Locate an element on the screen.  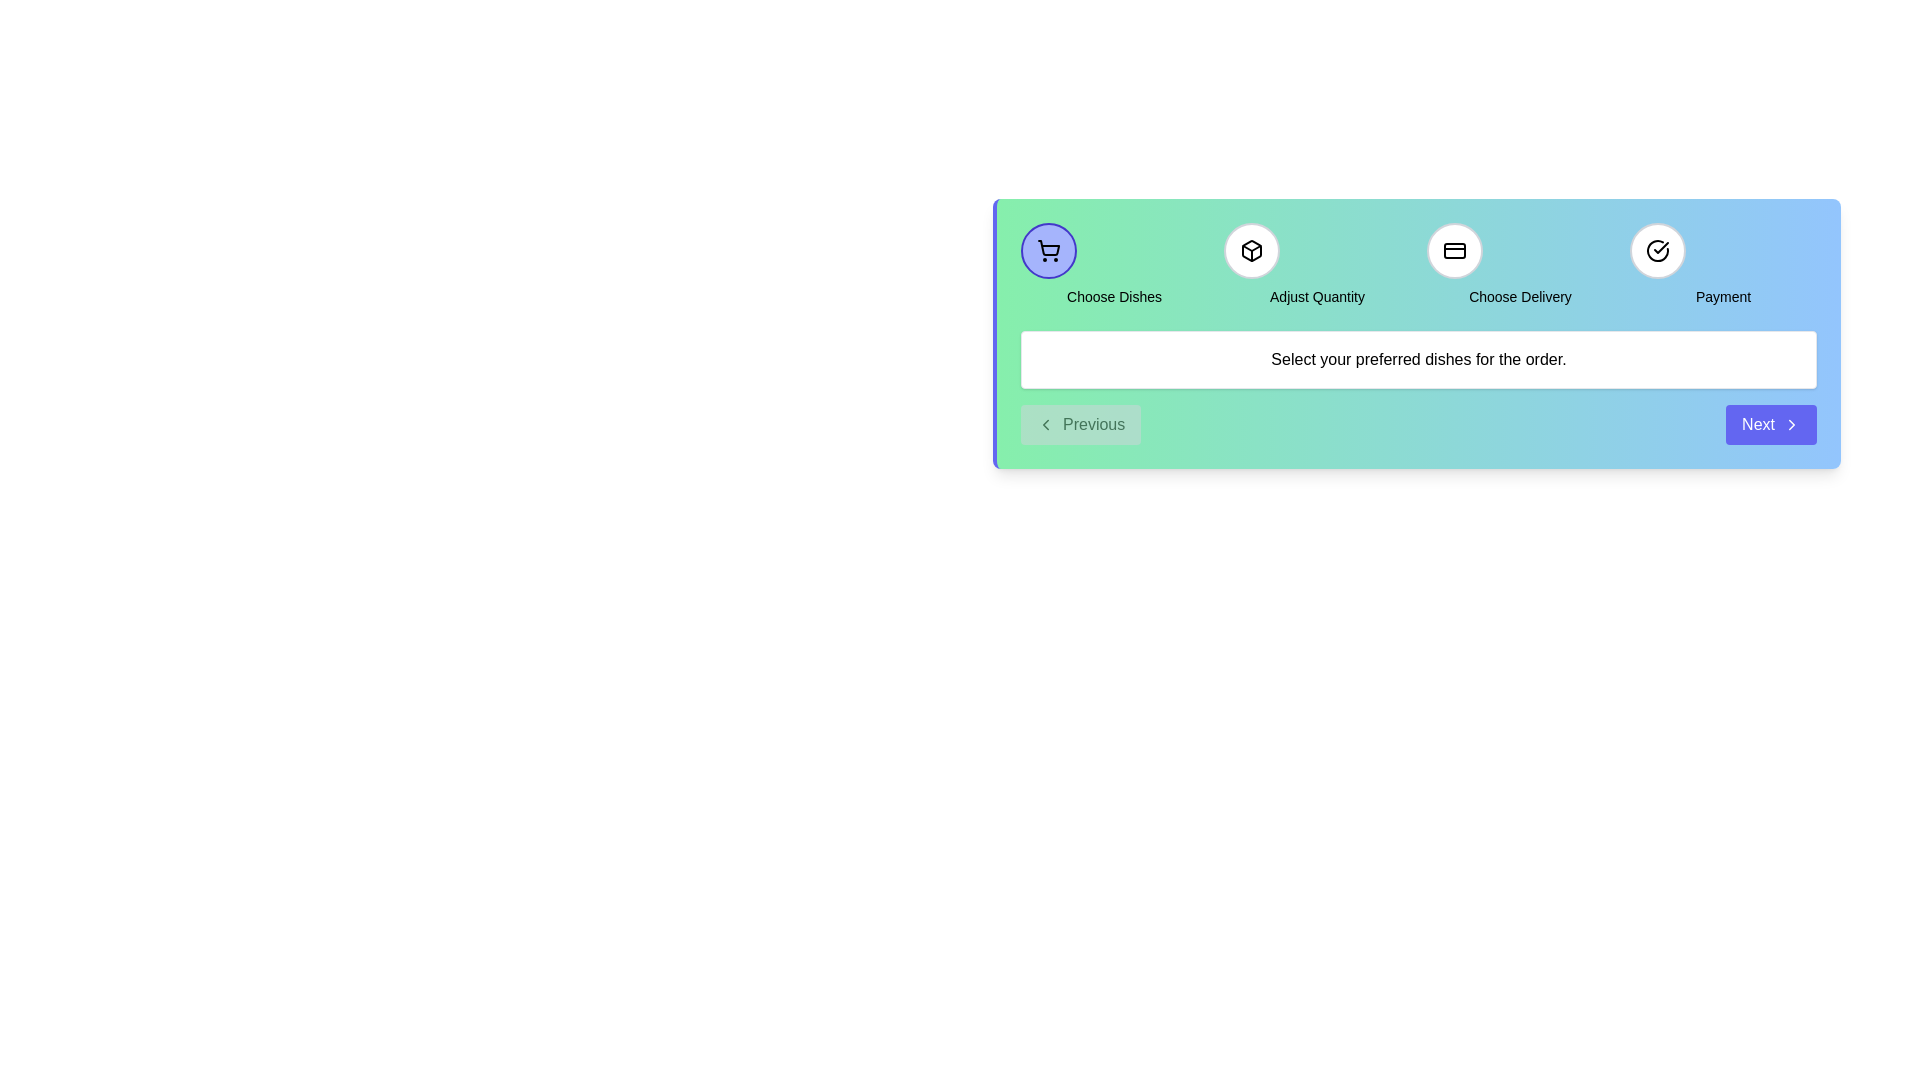
the 'Payment' text label, which is the fourth step in a multi-step process displayed at the top of the current view is located at coordinates (1722, 297).